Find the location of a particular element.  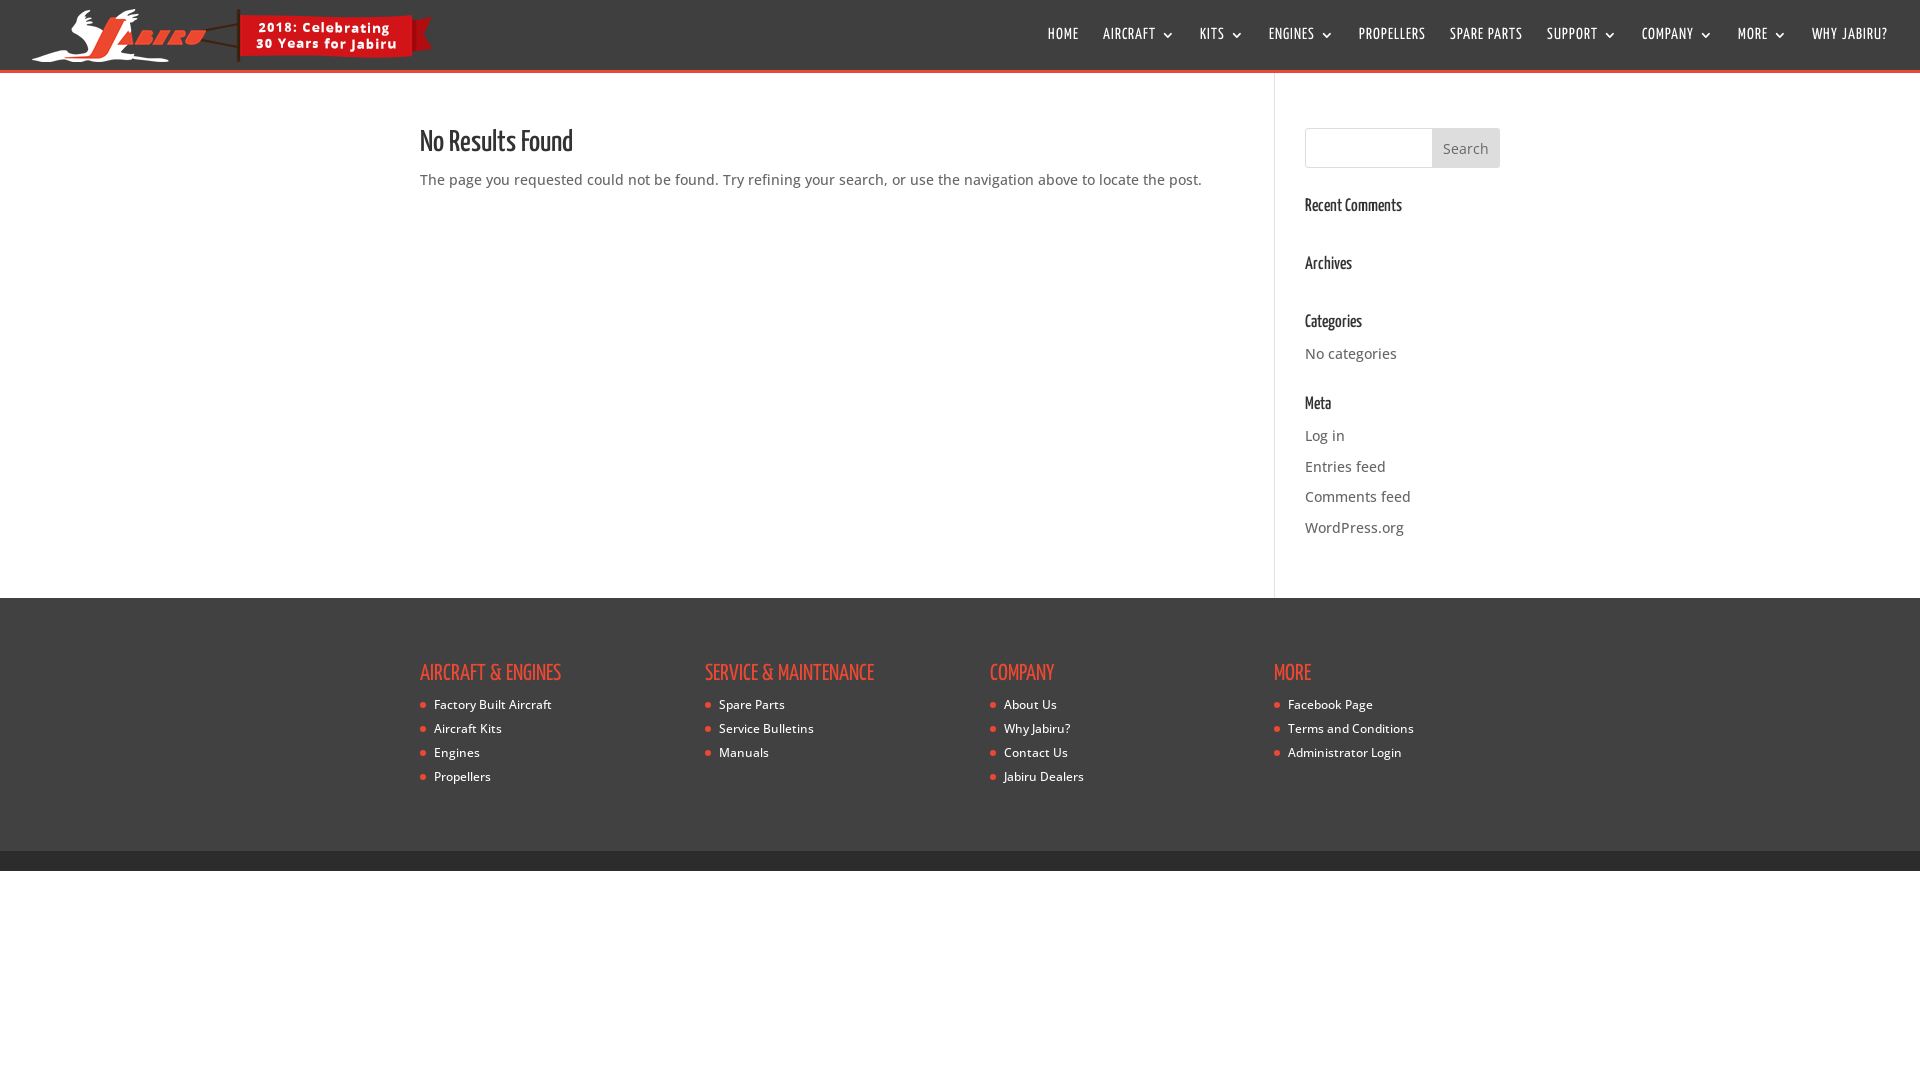

'HOME' is located at coordinates (1062, 48).